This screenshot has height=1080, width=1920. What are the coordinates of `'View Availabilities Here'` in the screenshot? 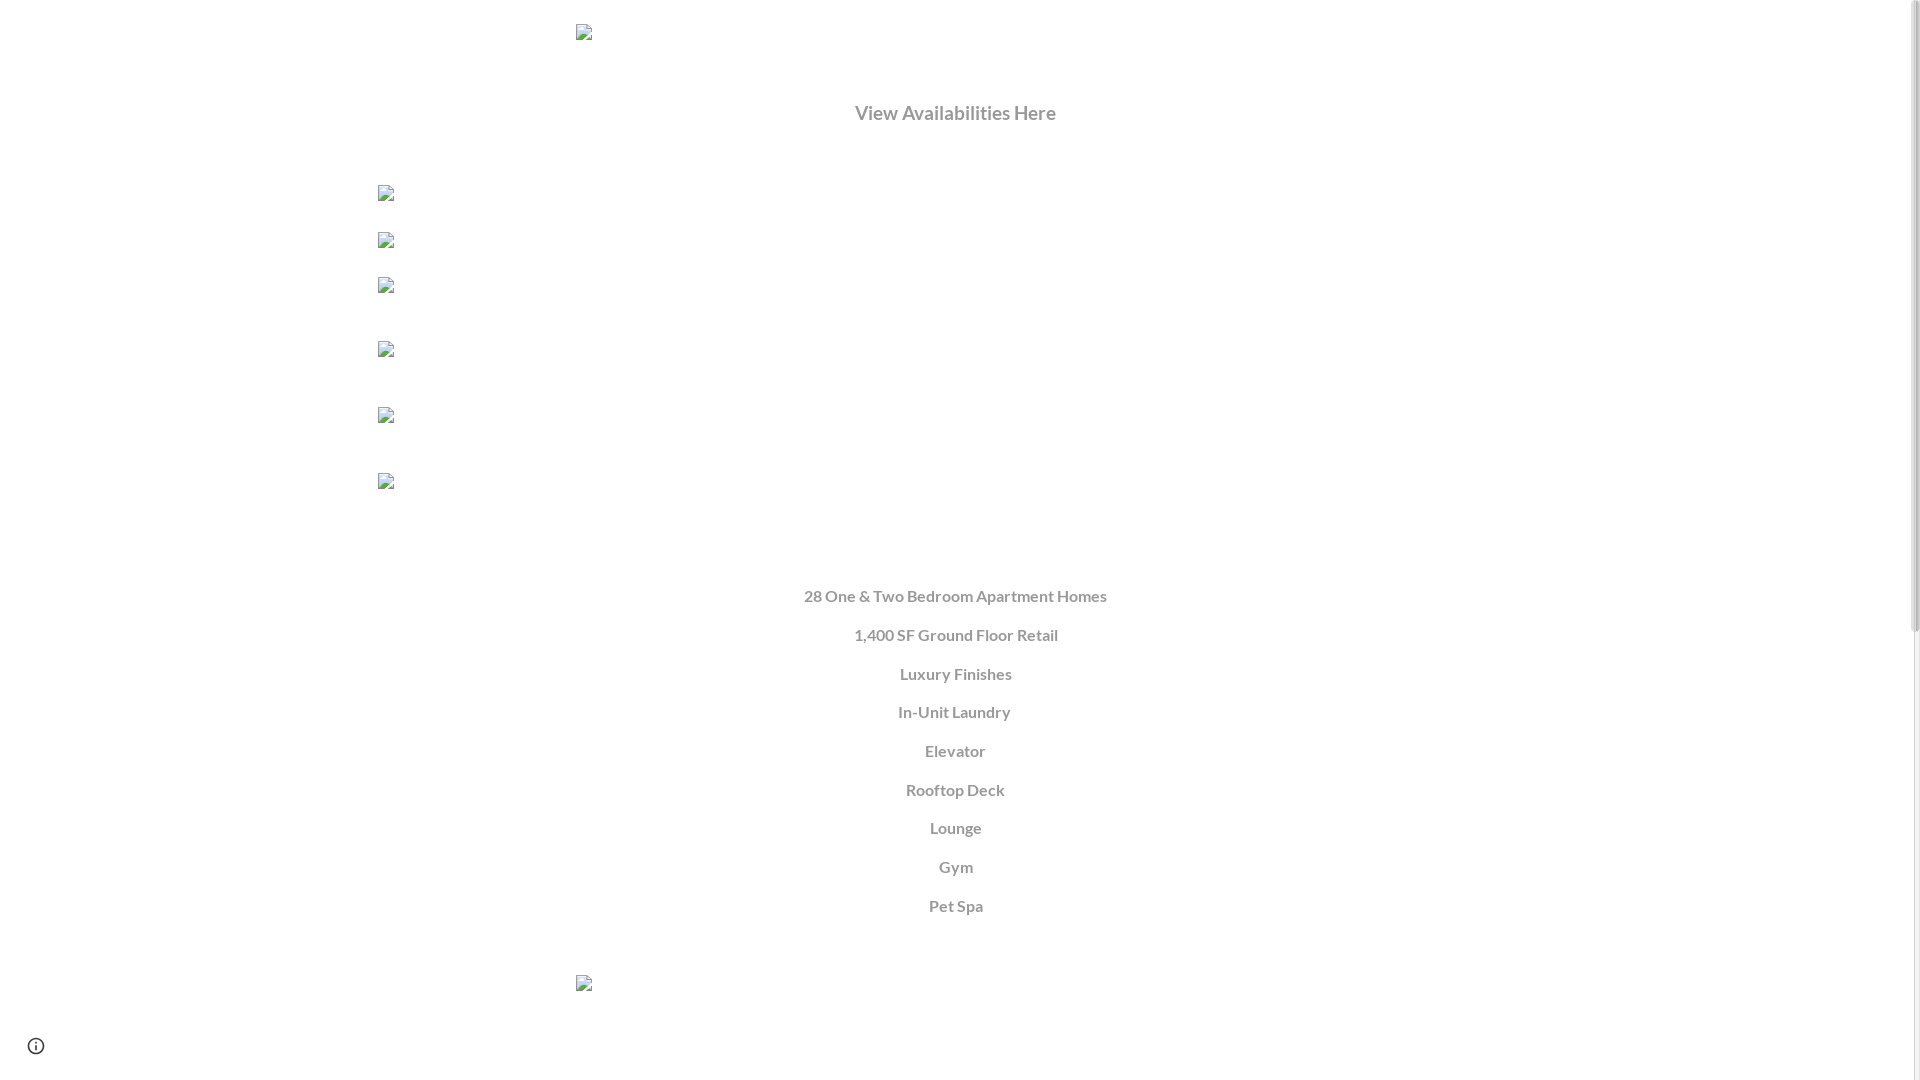 It's located at (854, 114).